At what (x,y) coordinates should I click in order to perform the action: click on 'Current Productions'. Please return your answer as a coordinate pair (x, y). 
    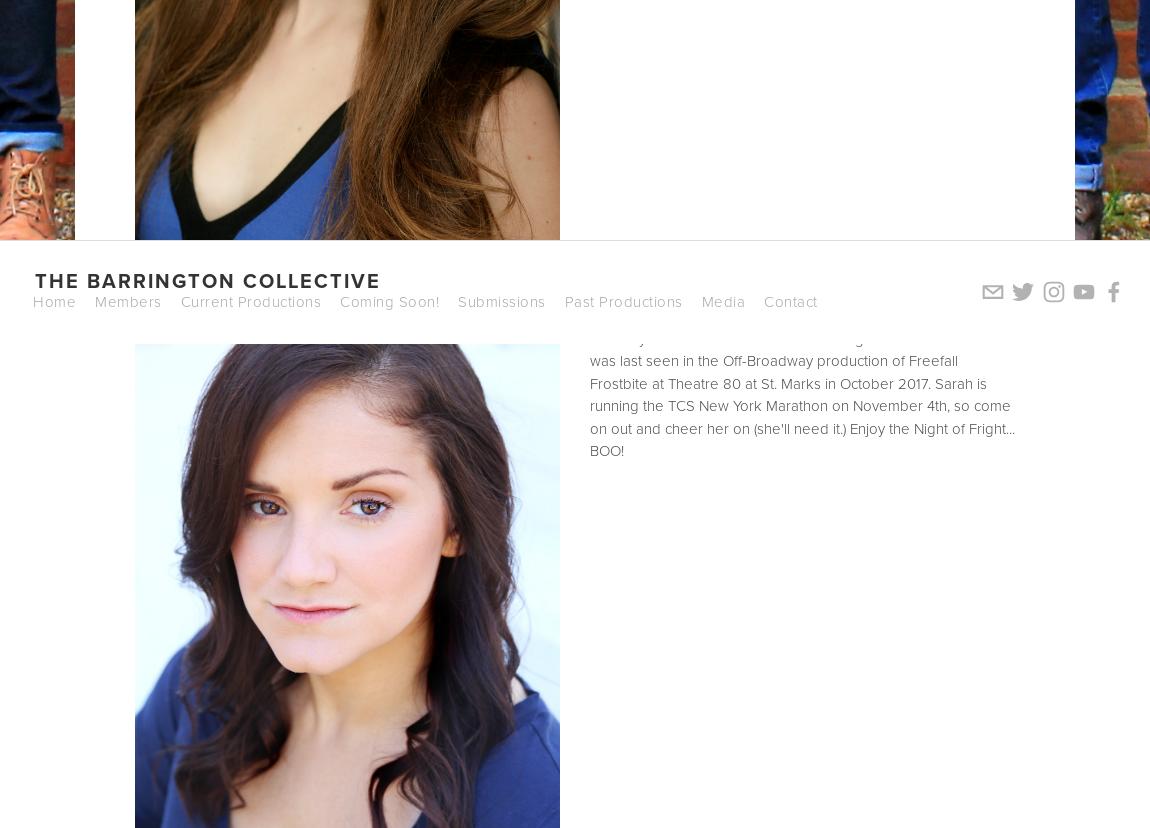
    Looking at the image, I should click on (178, 300).